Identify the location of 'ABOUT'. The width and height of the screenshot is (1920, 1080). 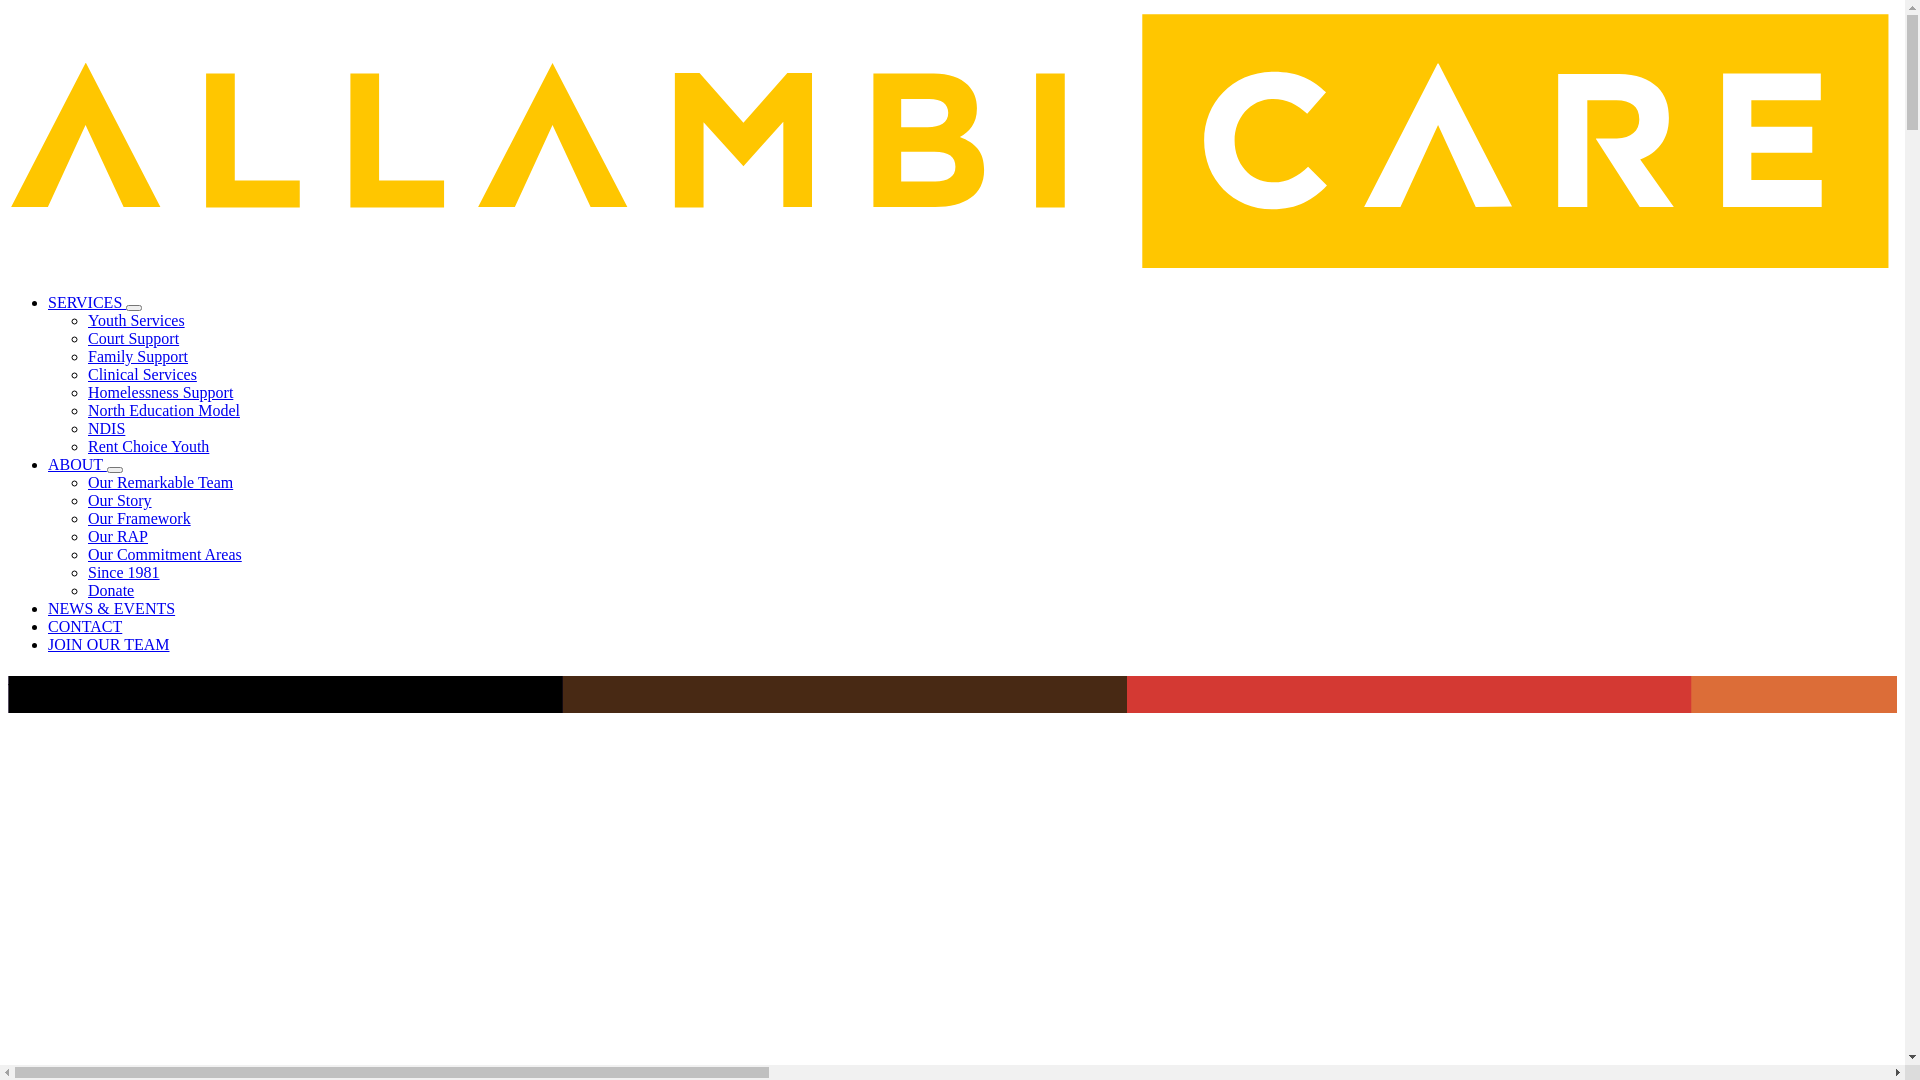
(77, 464).